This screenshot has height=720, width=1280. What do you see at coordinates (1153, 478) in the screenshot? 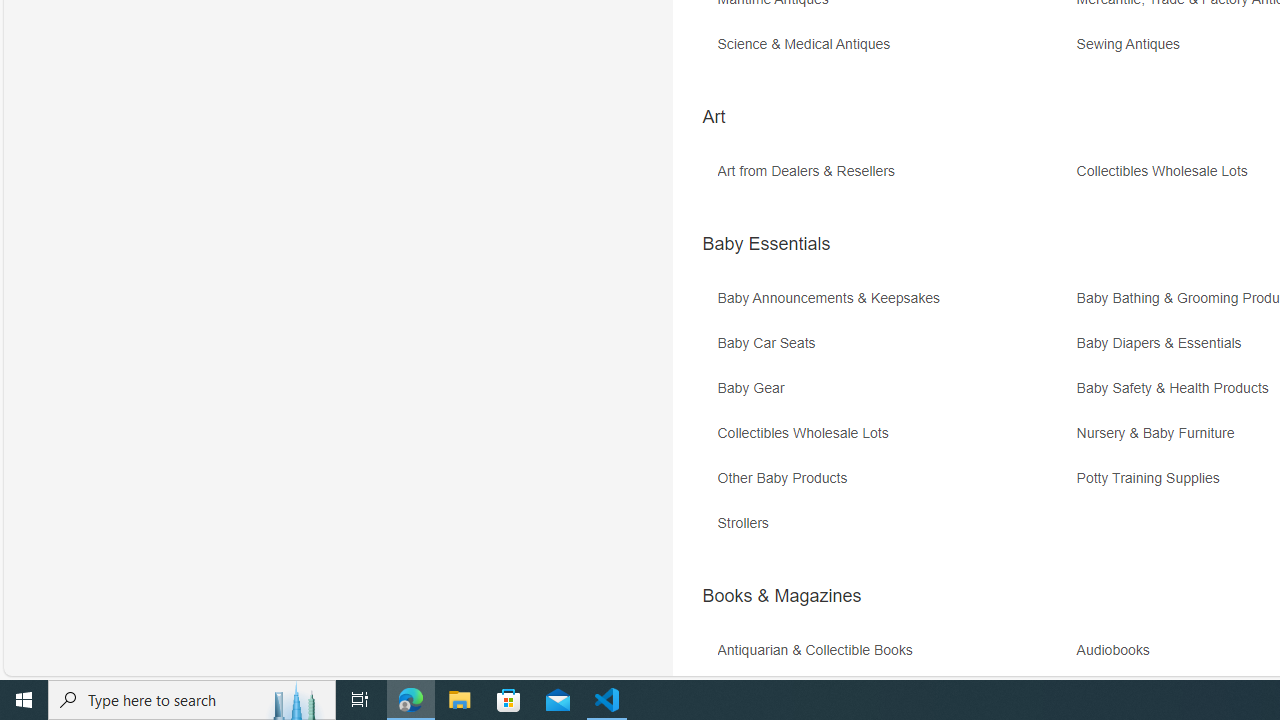
I see `'Potty Training Supplies'` at bounding box center [1153, 478].